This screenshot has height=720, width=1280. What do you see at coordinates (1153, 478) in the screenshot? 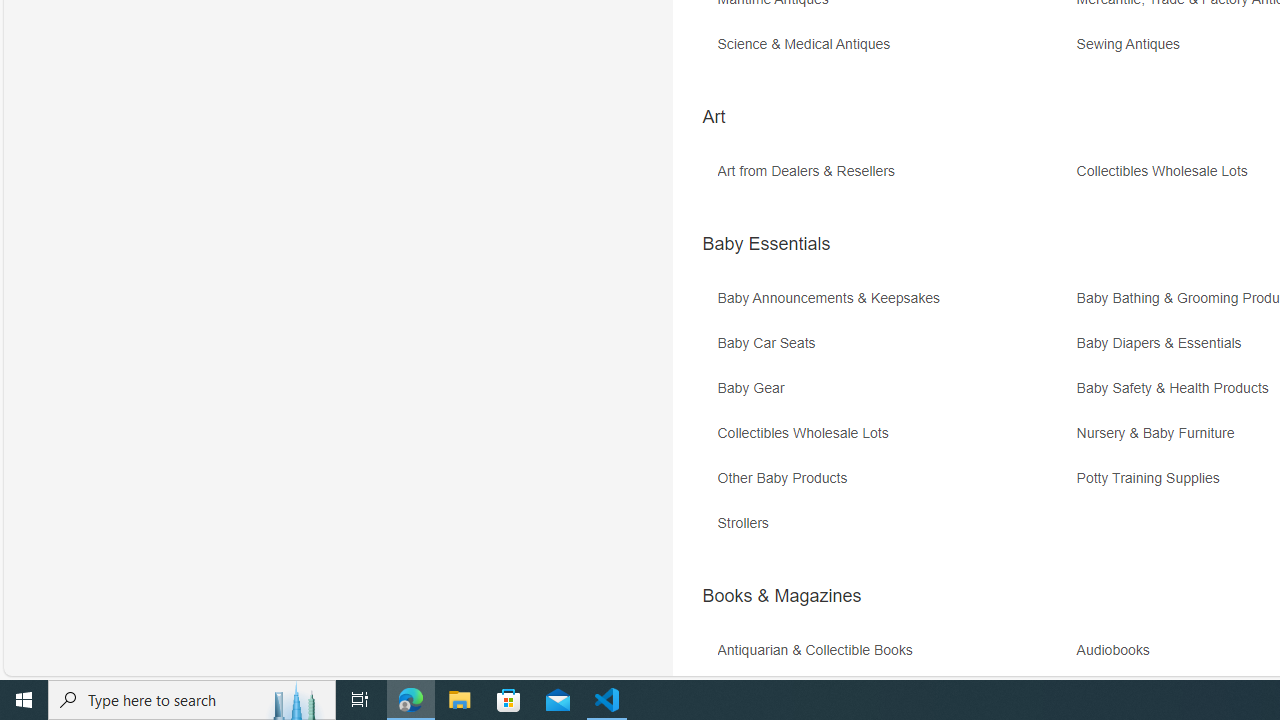
I see `'Potty Training Supplies'` at bounding box center [1153, 478].